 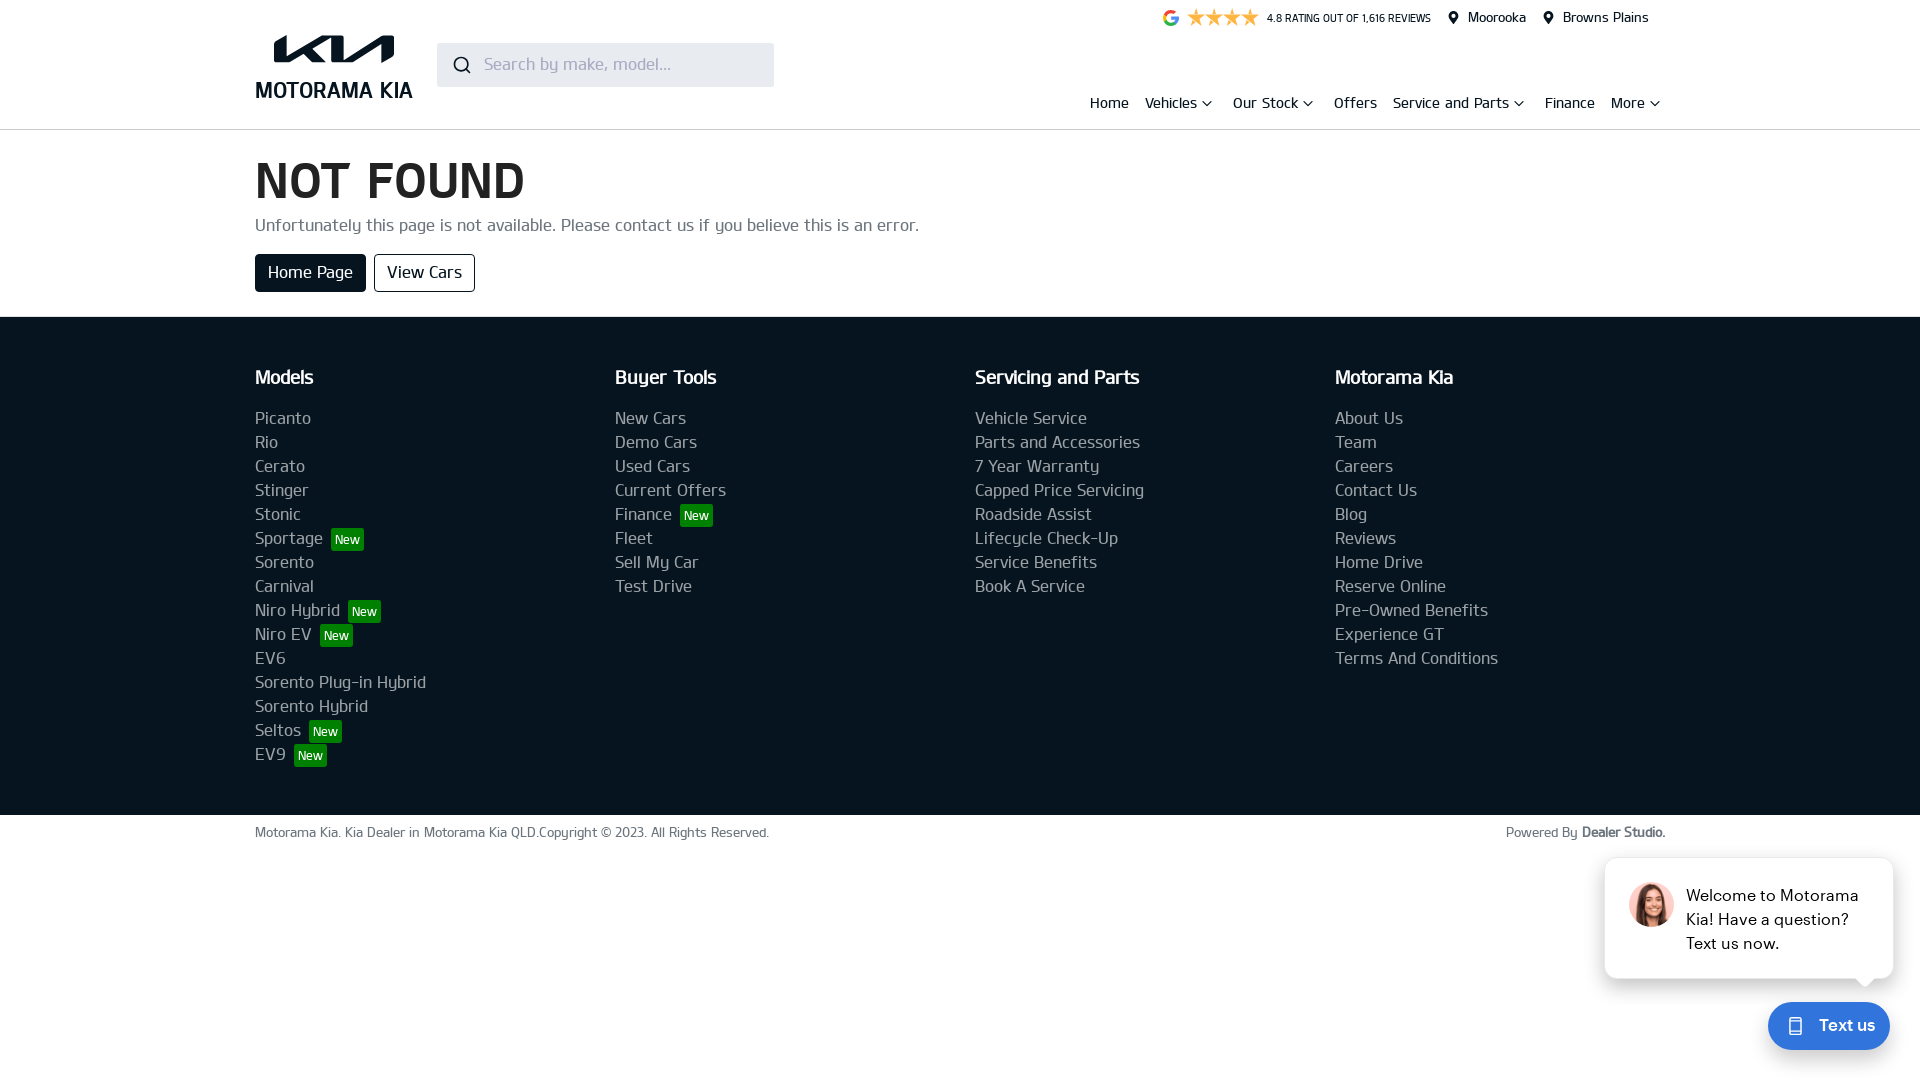 What do you see at coordinates (253, 537) in the screenshot?
I see `'Sportage'` at bounding box center [253, 537].